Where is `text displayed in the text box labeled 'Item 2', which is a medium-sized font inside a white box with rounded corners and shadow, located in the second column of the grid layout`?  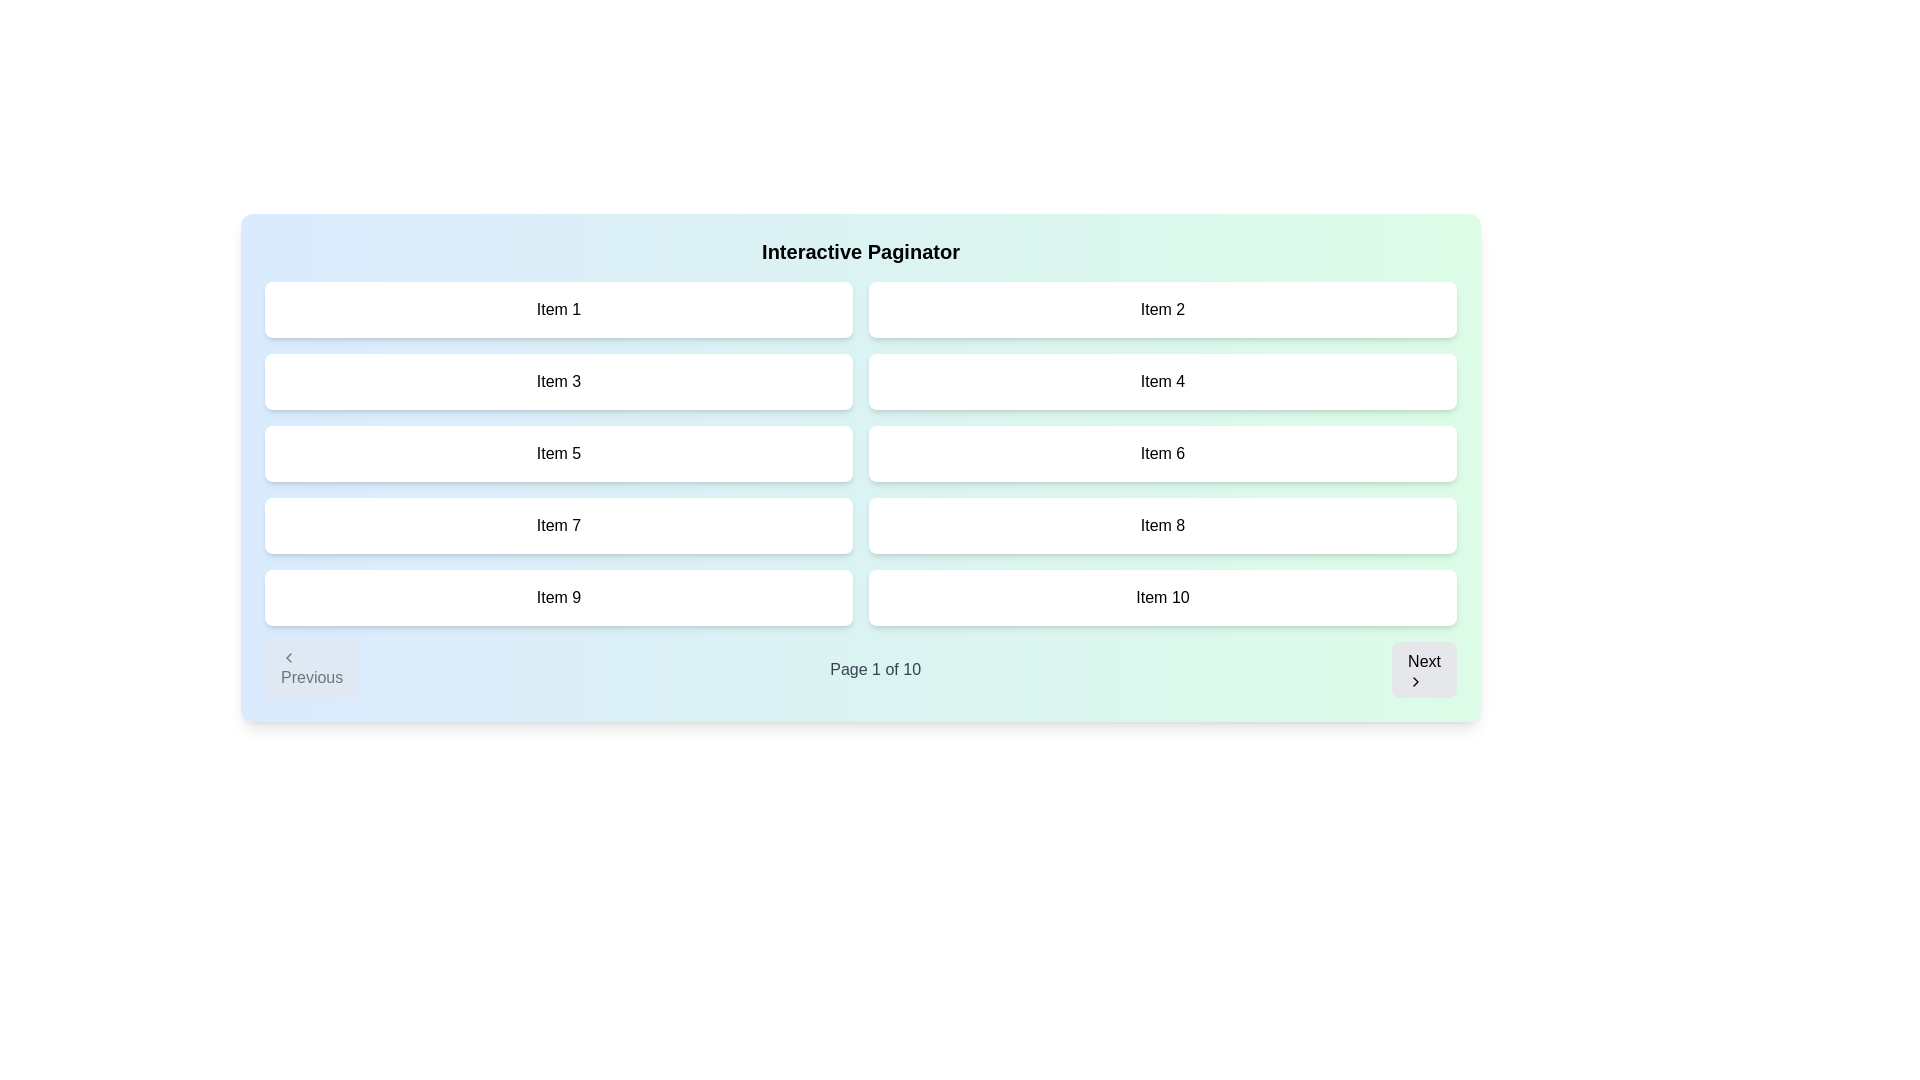 text displayed in the text box labeled 'Item 2', which is a medium-sized font inside a white box with rounded corners and shadow, located in the second column of the grid layout is located at coordinates (1162, 309).